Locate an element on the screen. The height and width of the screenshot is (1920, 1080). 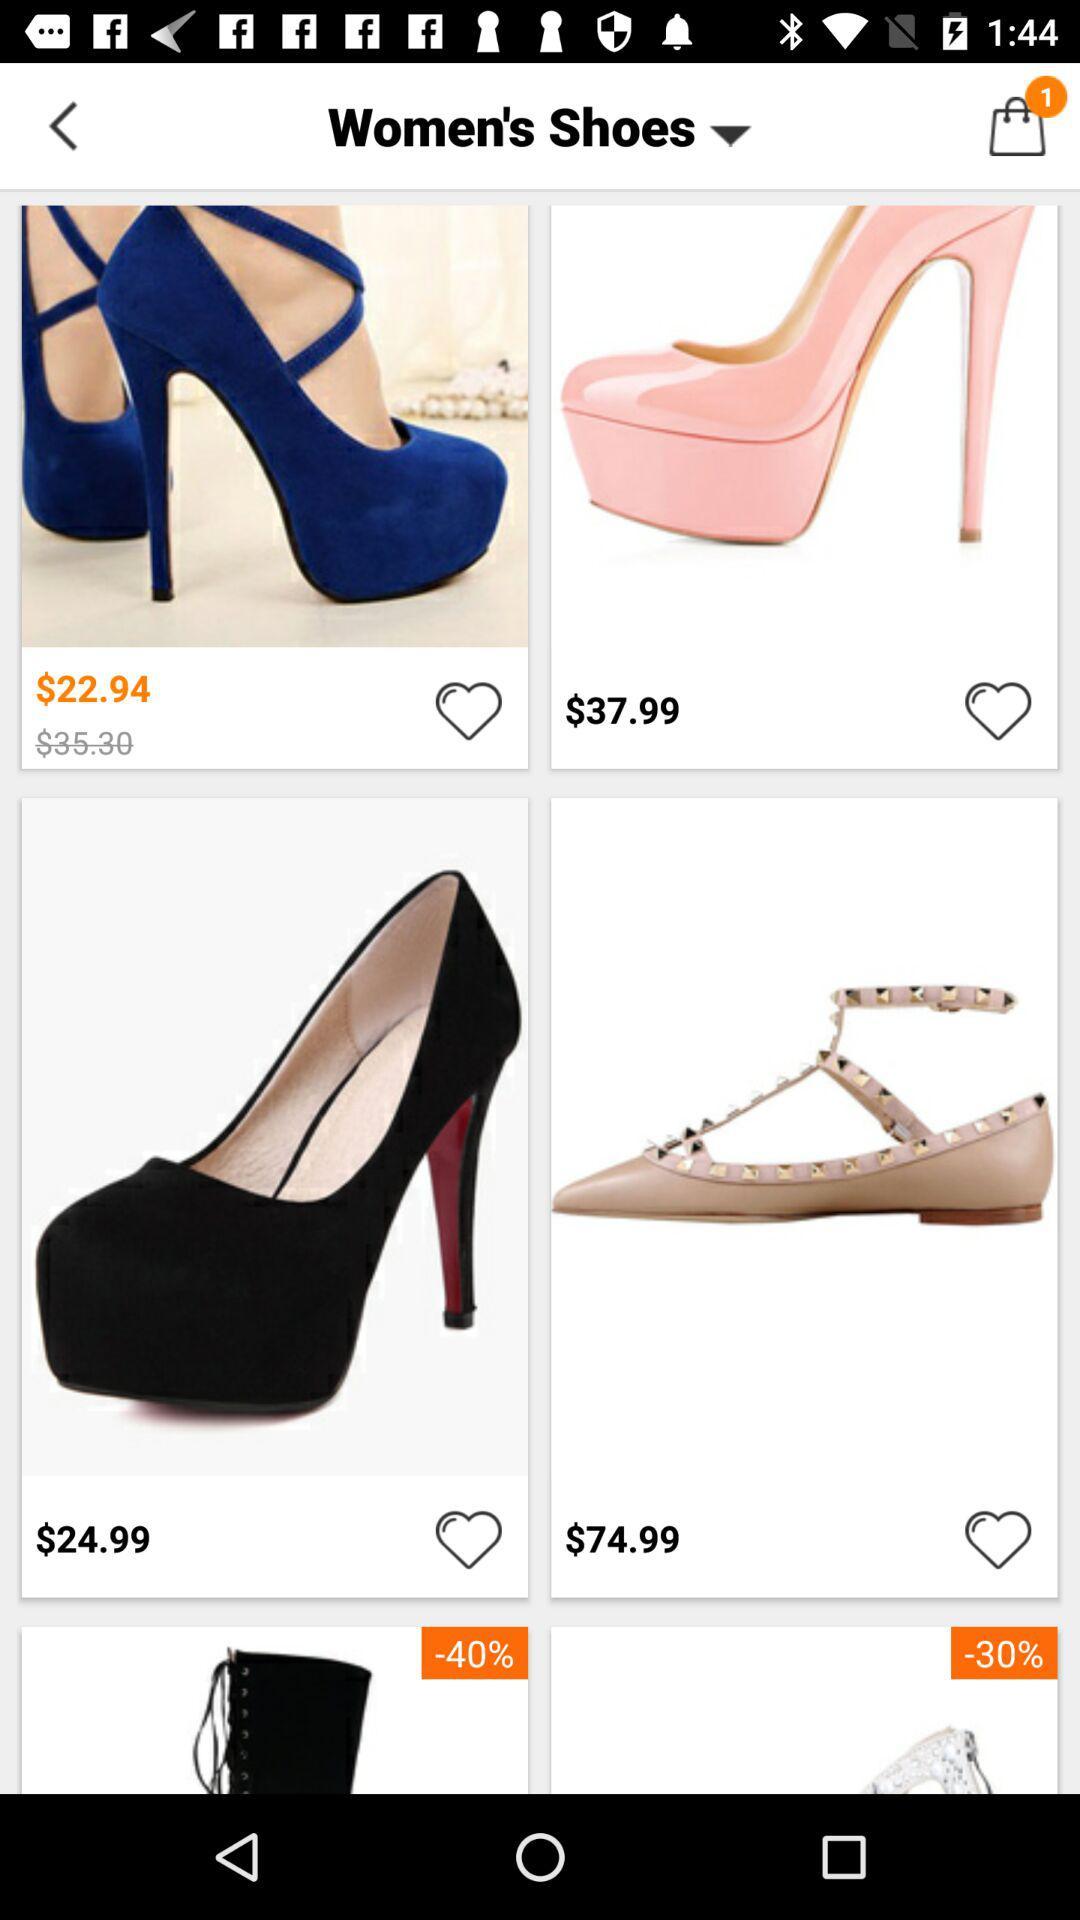
shows like heart symbol is located at coordinates (468, 709).